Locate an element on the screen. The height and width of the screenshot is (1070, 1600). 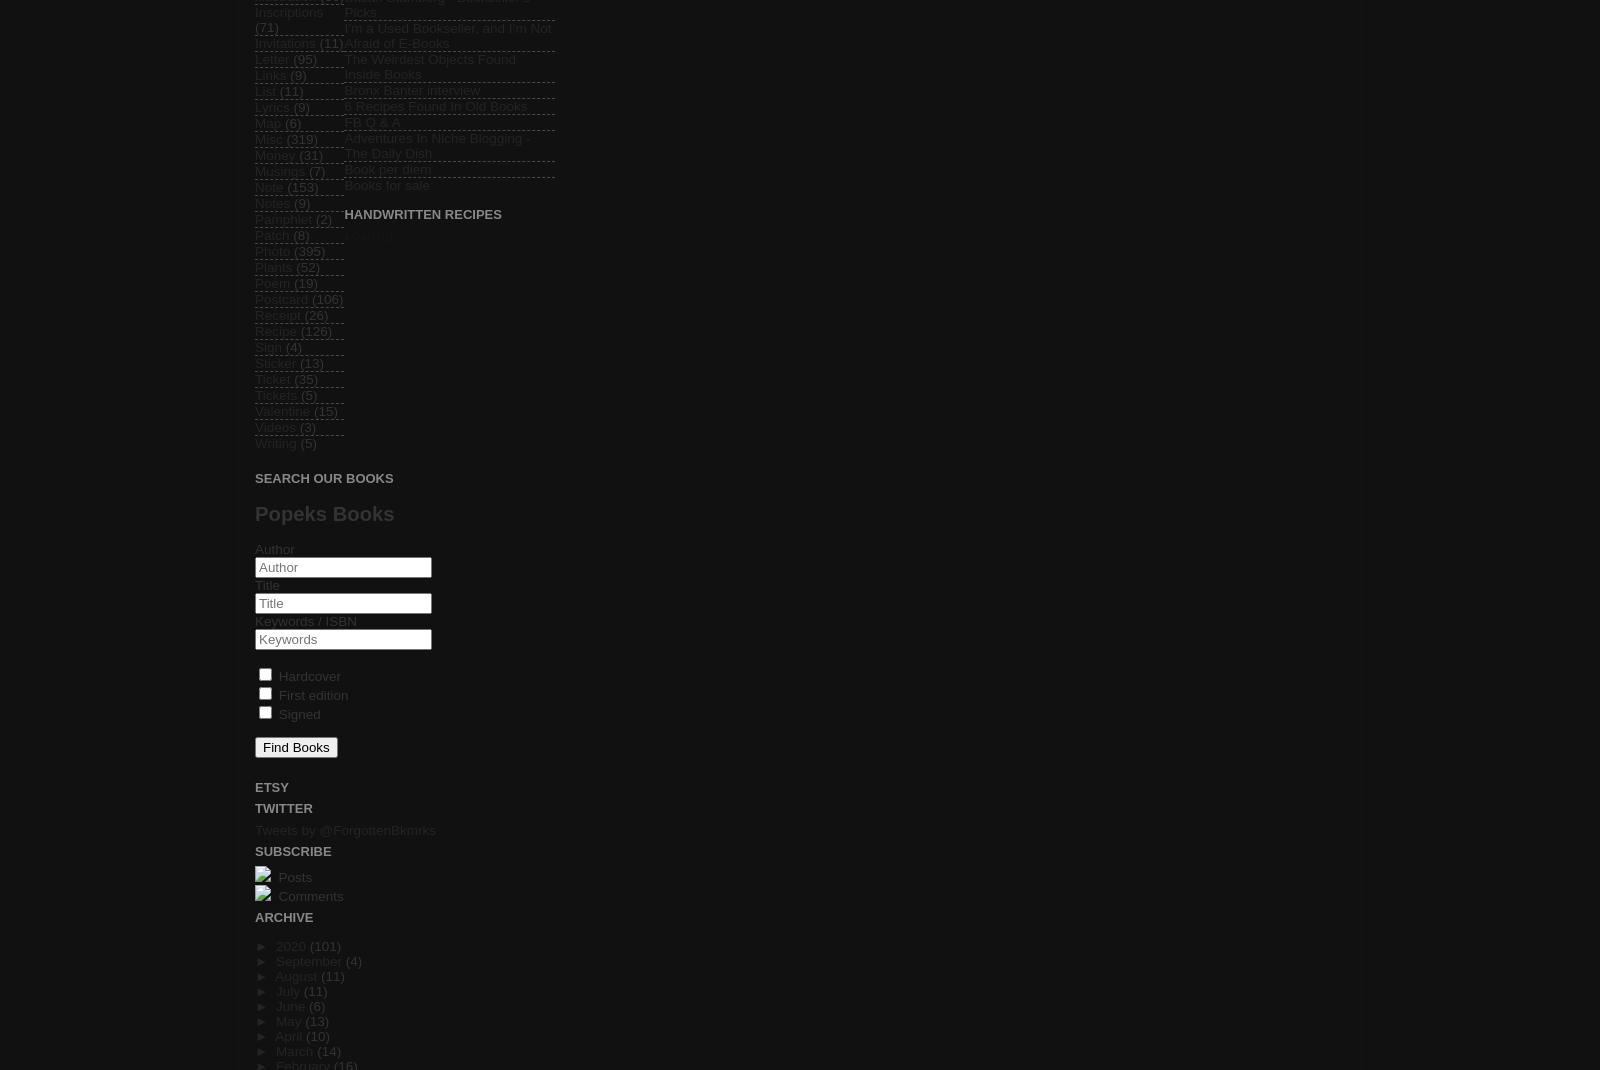
'Writing' is located at coordinates (255, 441).